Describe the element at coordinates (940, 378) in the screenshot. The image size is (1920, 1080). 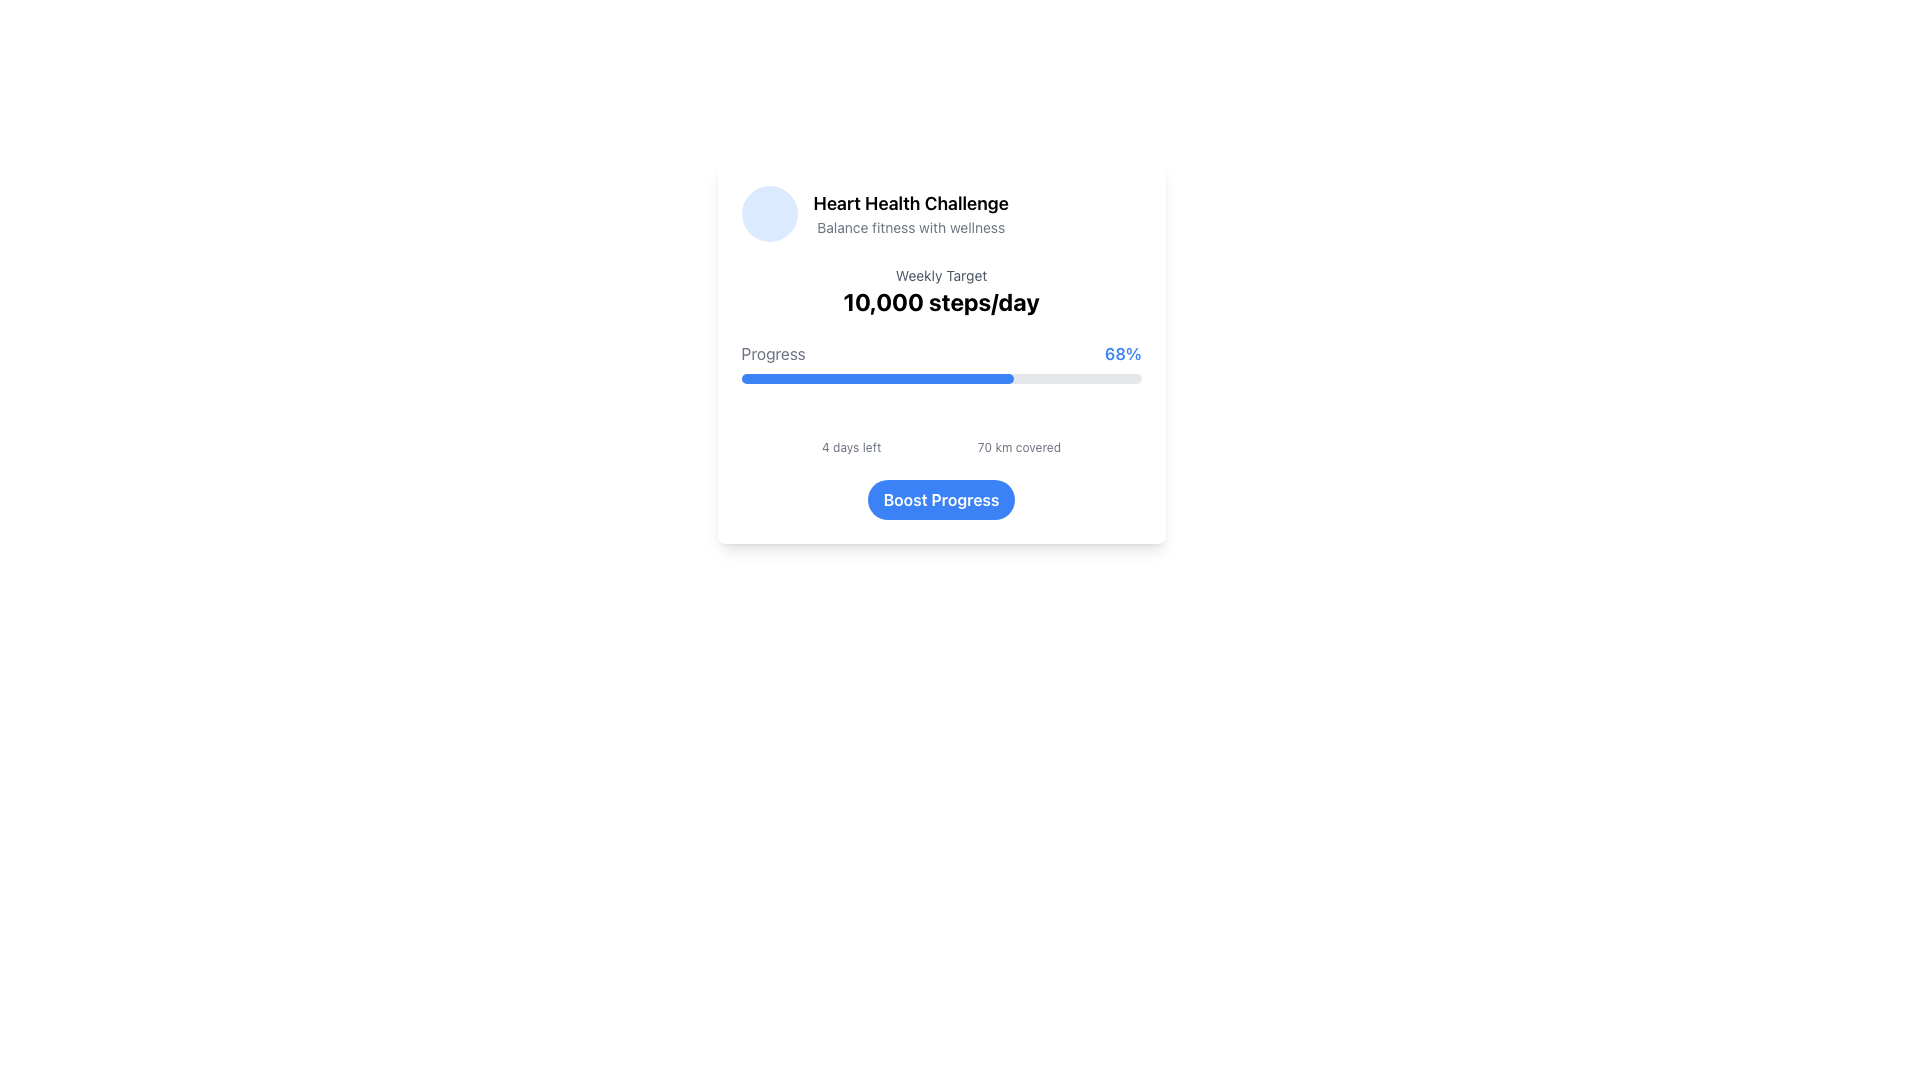
I see `the progress bar with a gray background and blue-filled section indicating 68% progress, located below the text 'Progress' and '68%'` at that location.